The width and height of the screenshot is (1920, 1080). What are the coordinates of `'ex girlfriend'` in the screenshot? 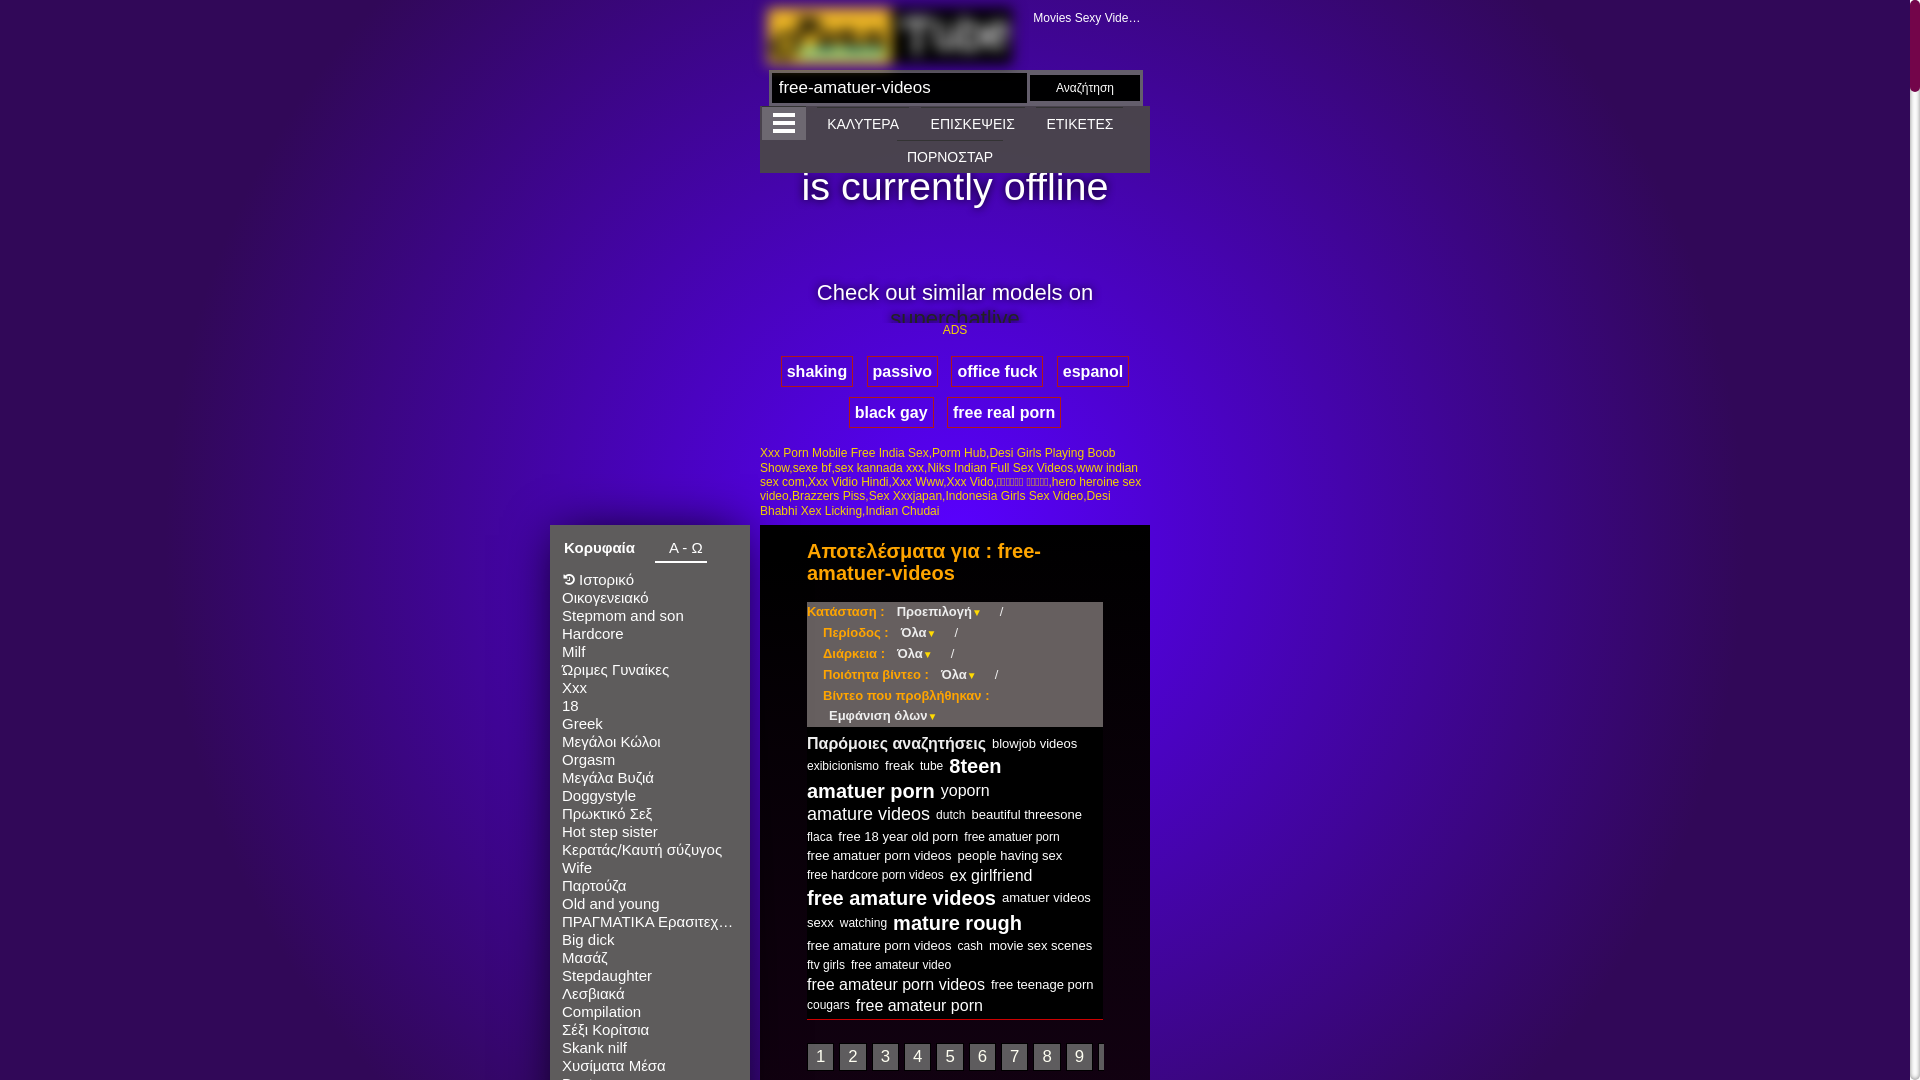 It's located at (991, 874).